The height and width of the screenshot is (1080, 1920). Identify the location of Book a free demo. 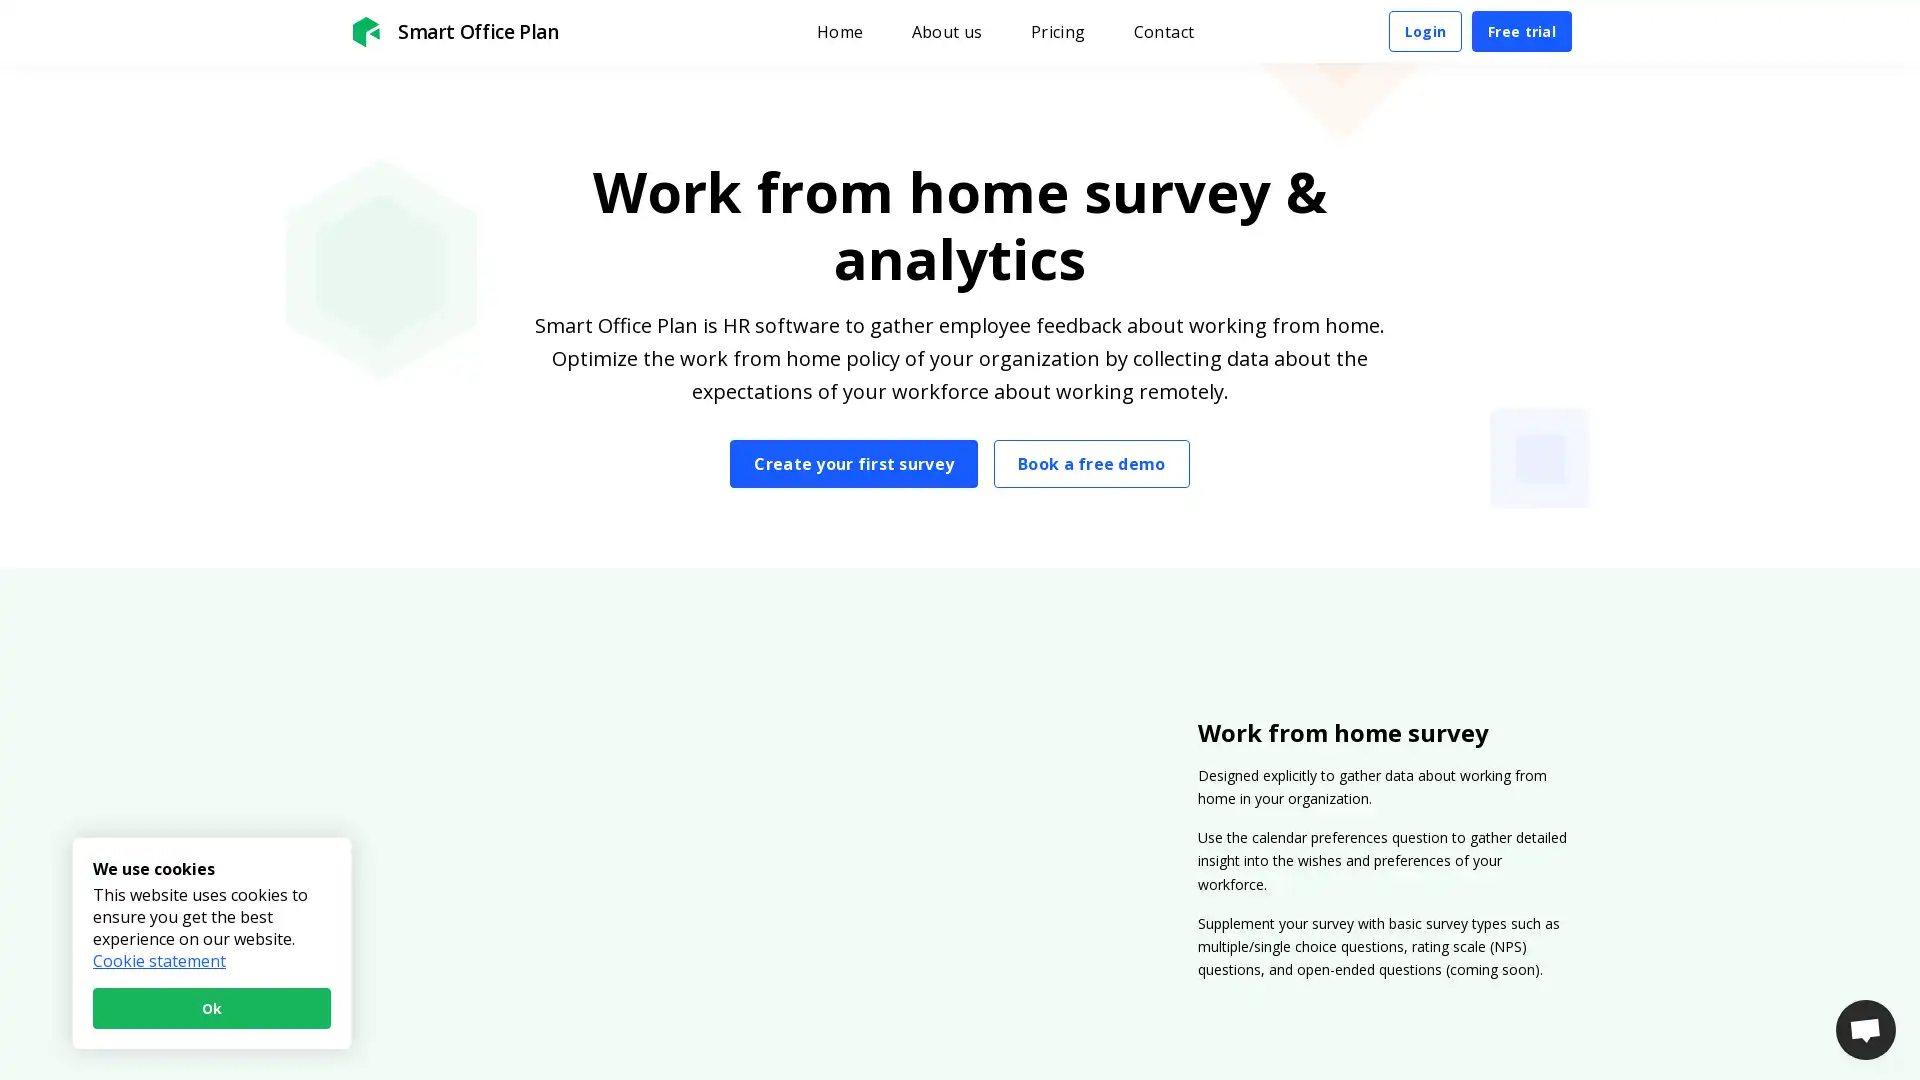
(1090, 463).